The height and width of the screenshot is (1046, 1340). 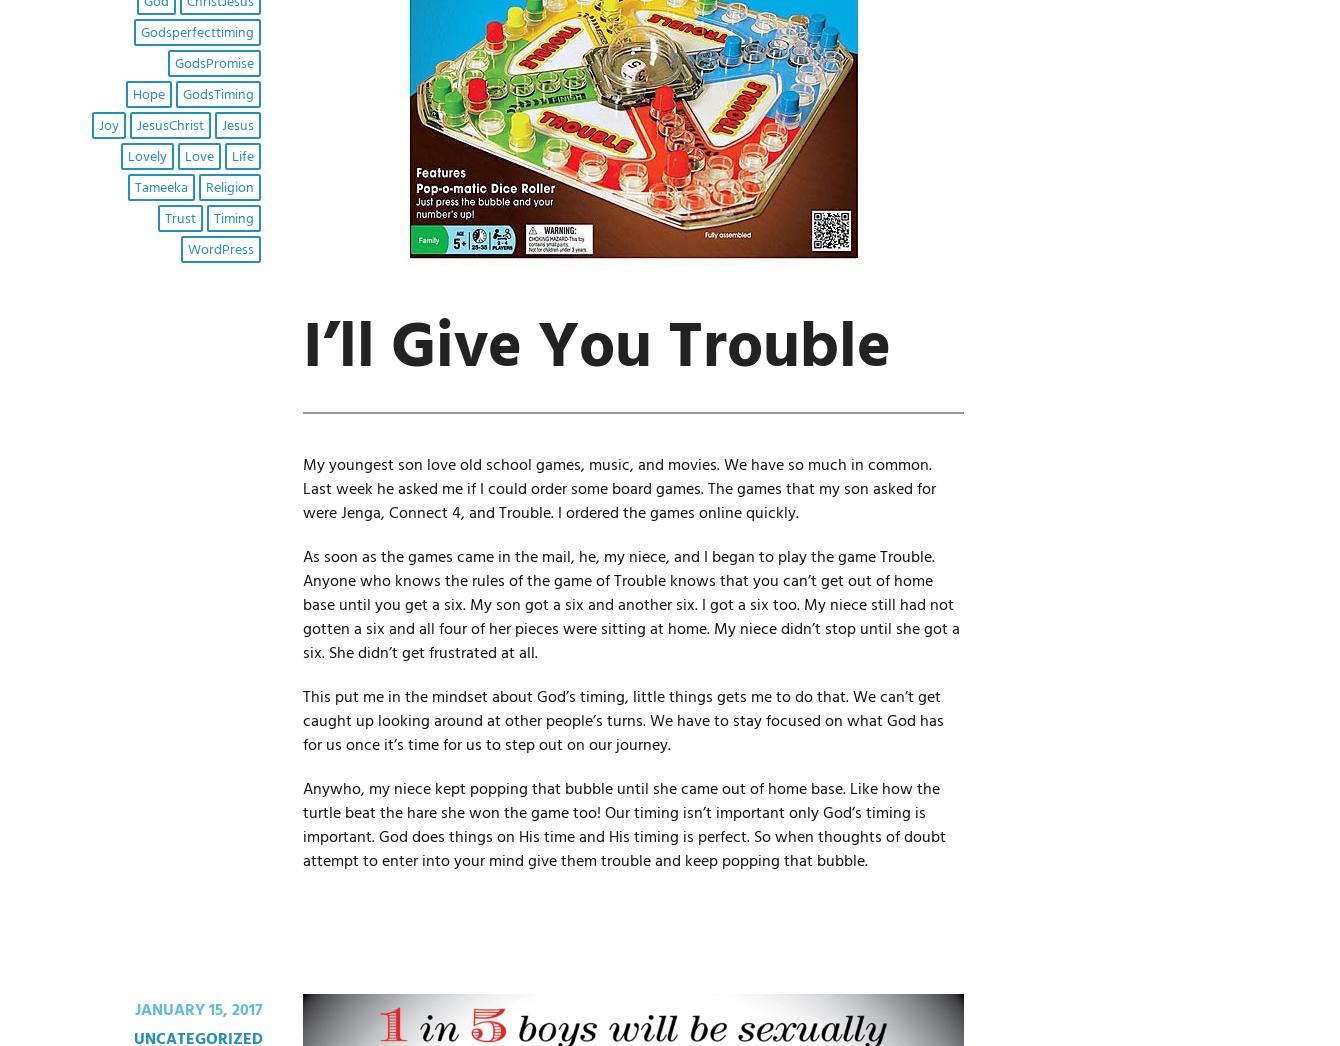 What do you see at coordinates (212, 63) in the screenshot?
I see `'GodsPromise'` at bounding box center [212, 63].